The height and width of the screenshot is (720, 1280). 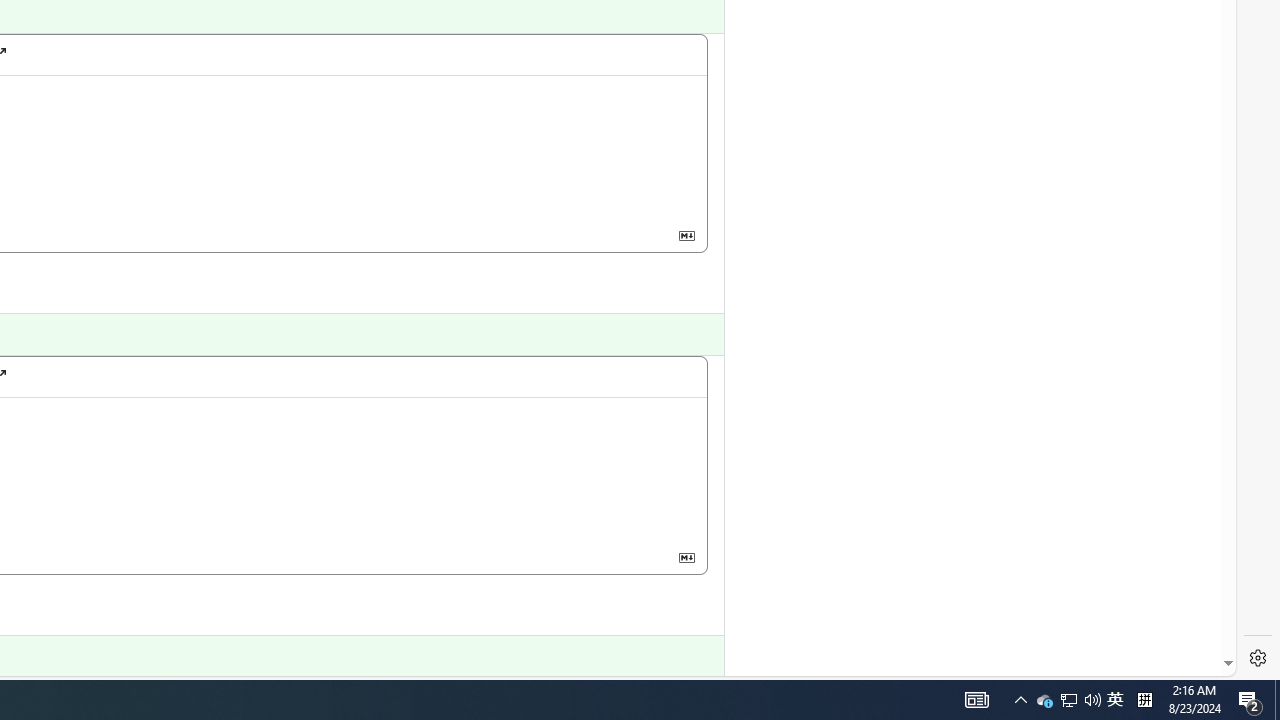 I want to click on 'Class: s16 gl-icon gl-button-icon ', so click(x=686, y=557).